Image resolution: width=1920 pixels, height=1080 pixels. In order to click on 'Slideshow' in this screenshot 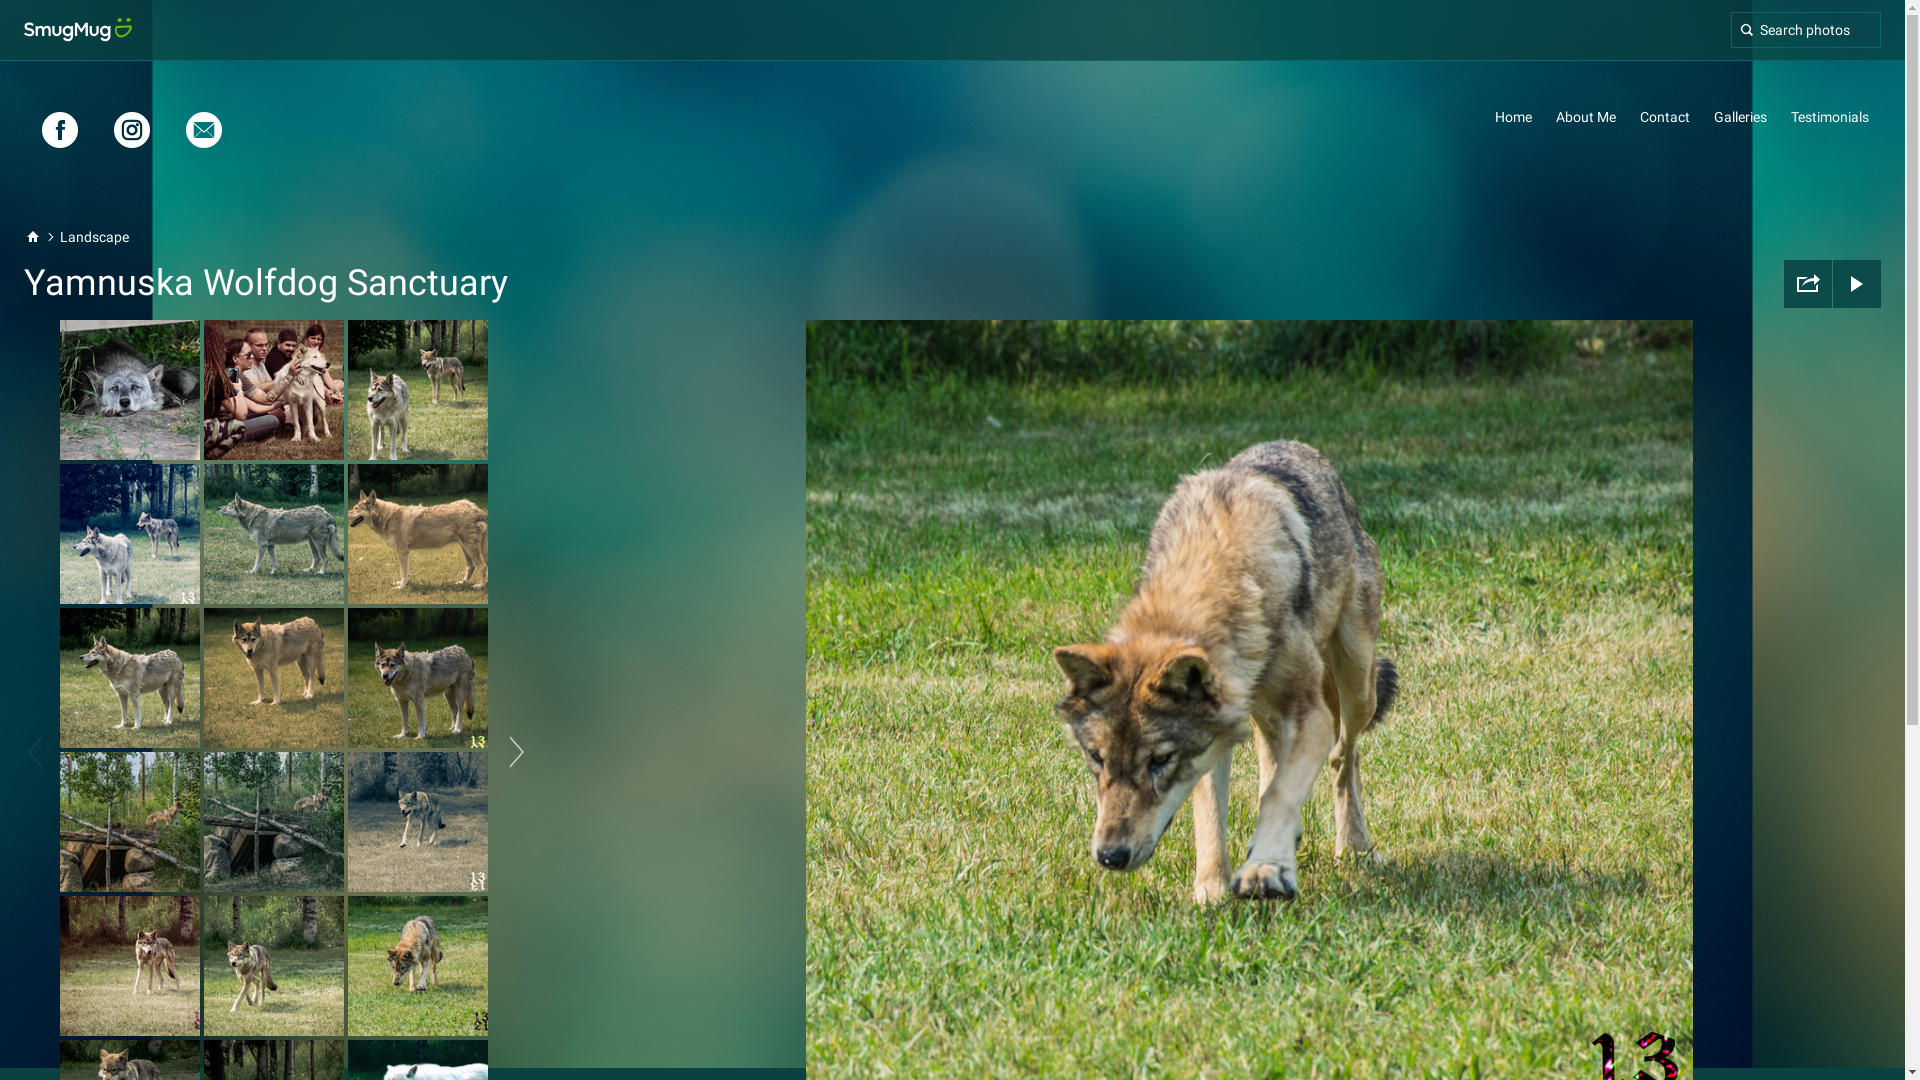, I will do `click(1833, 284)`.